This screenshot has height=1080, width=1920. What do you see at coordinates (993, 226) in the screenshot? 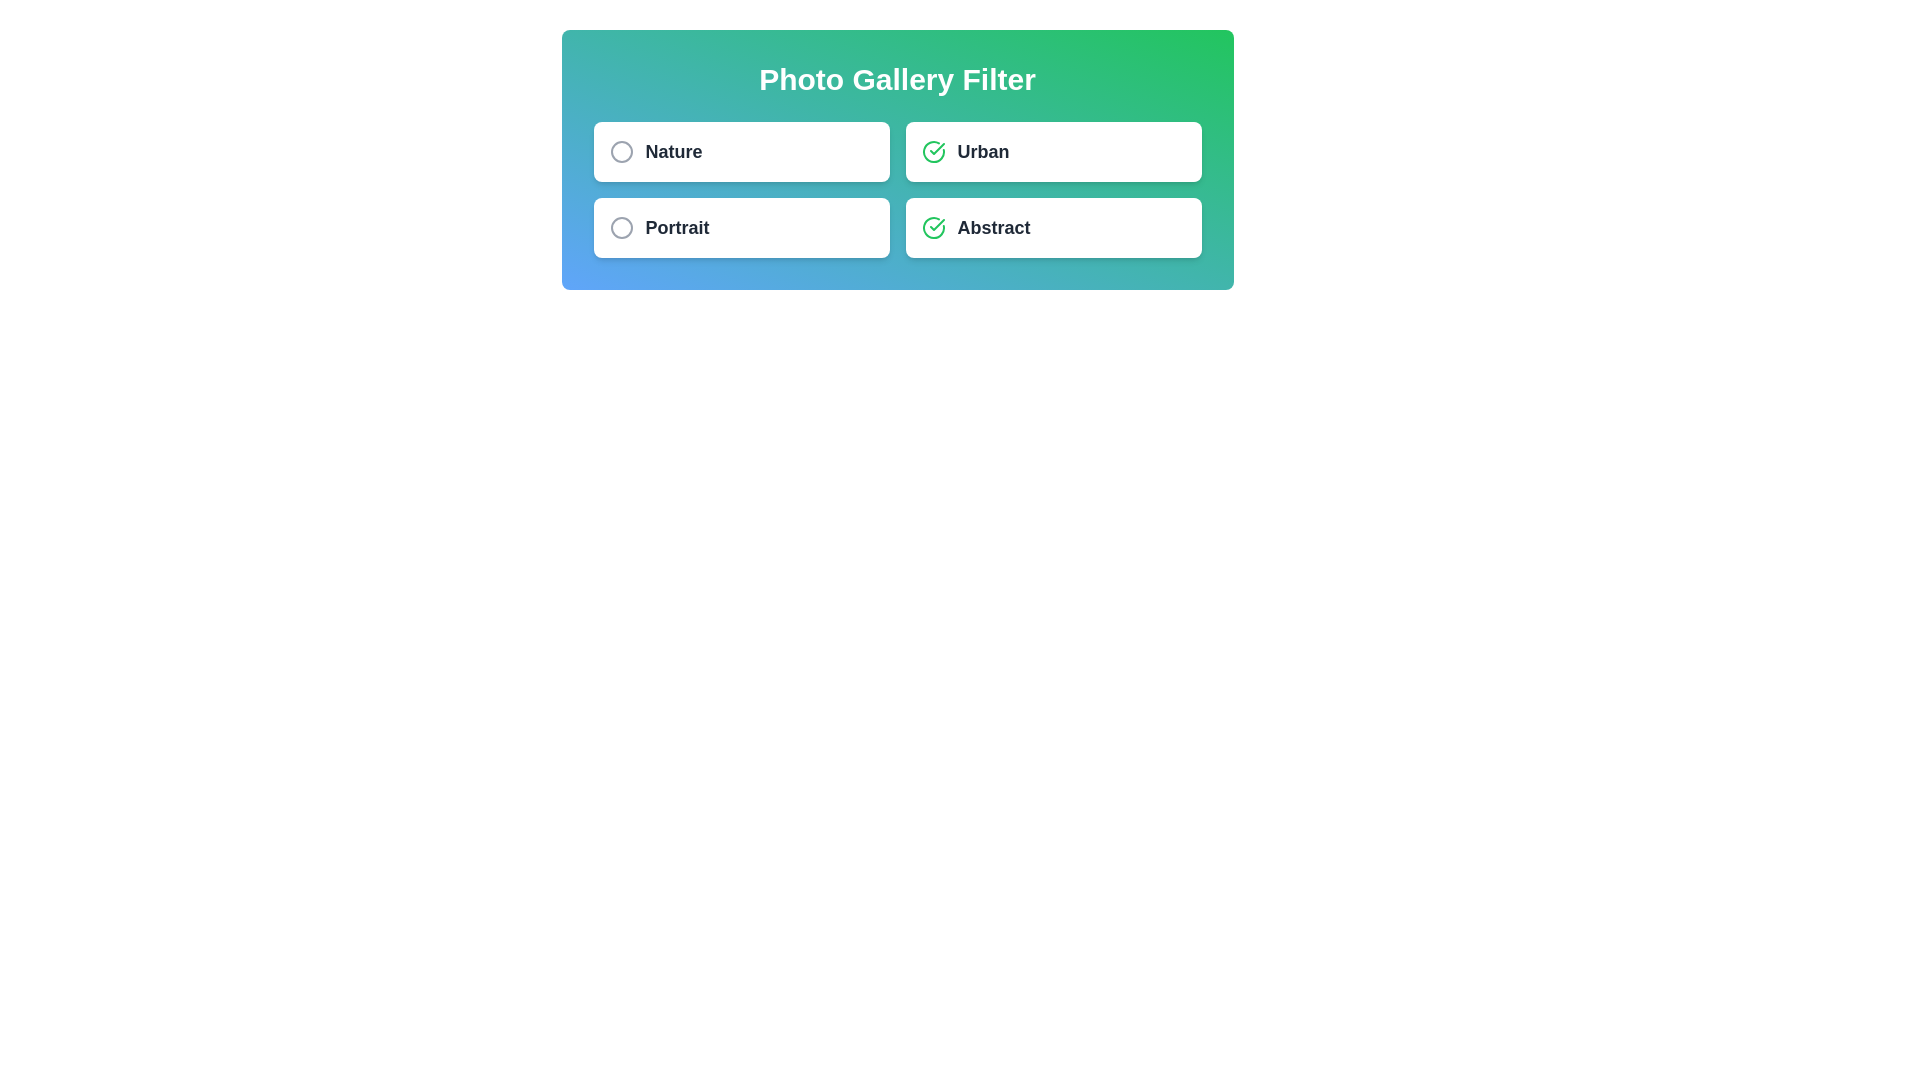
I see `the label of the filter item corresponding to Abstract` at bounding box center [993, 226].